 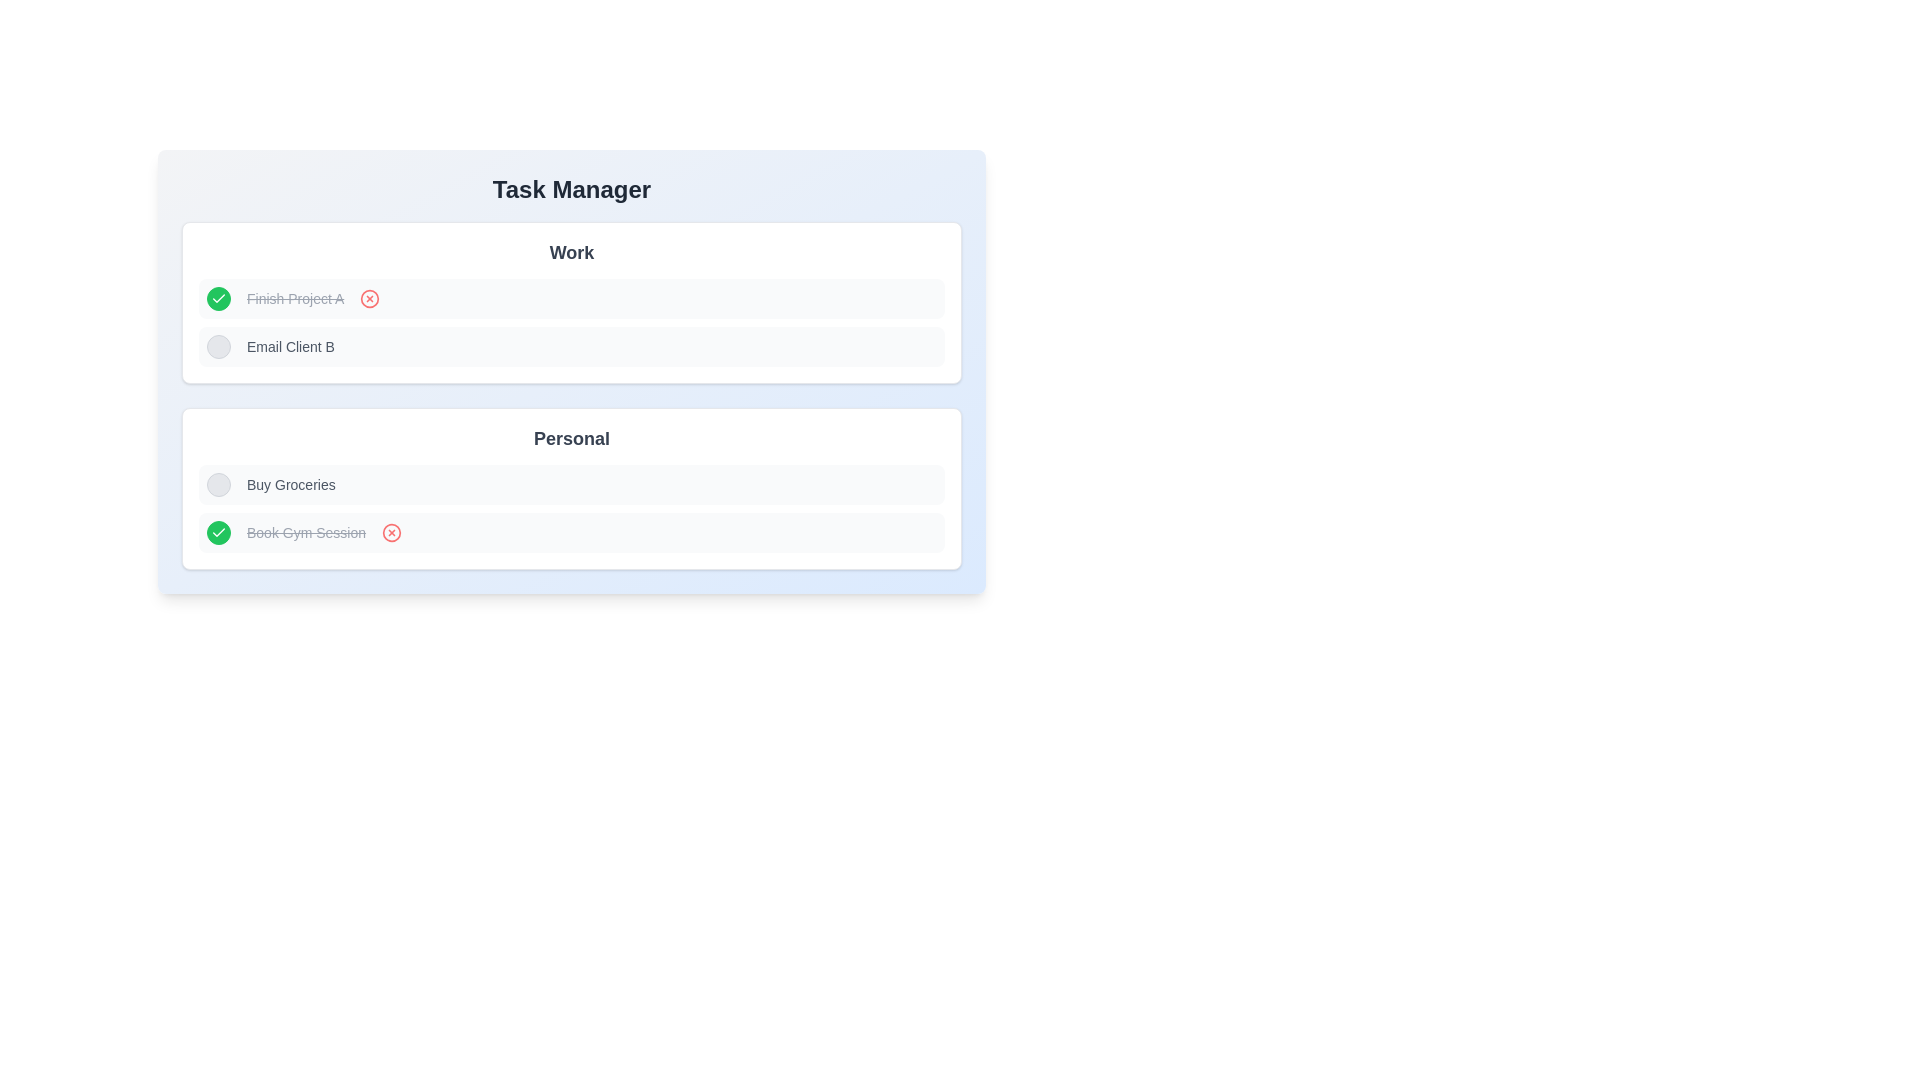 What do you see at coordinates (570, 299) in the screenshot?
I see `the first task entry in the 'Work' section of the 'Task Manager' interface, which features a green circular icon with a checkmark, a line-through text 'Finish Project A', and a red circular icon with an 'X'` at bounding box center [570, 299].